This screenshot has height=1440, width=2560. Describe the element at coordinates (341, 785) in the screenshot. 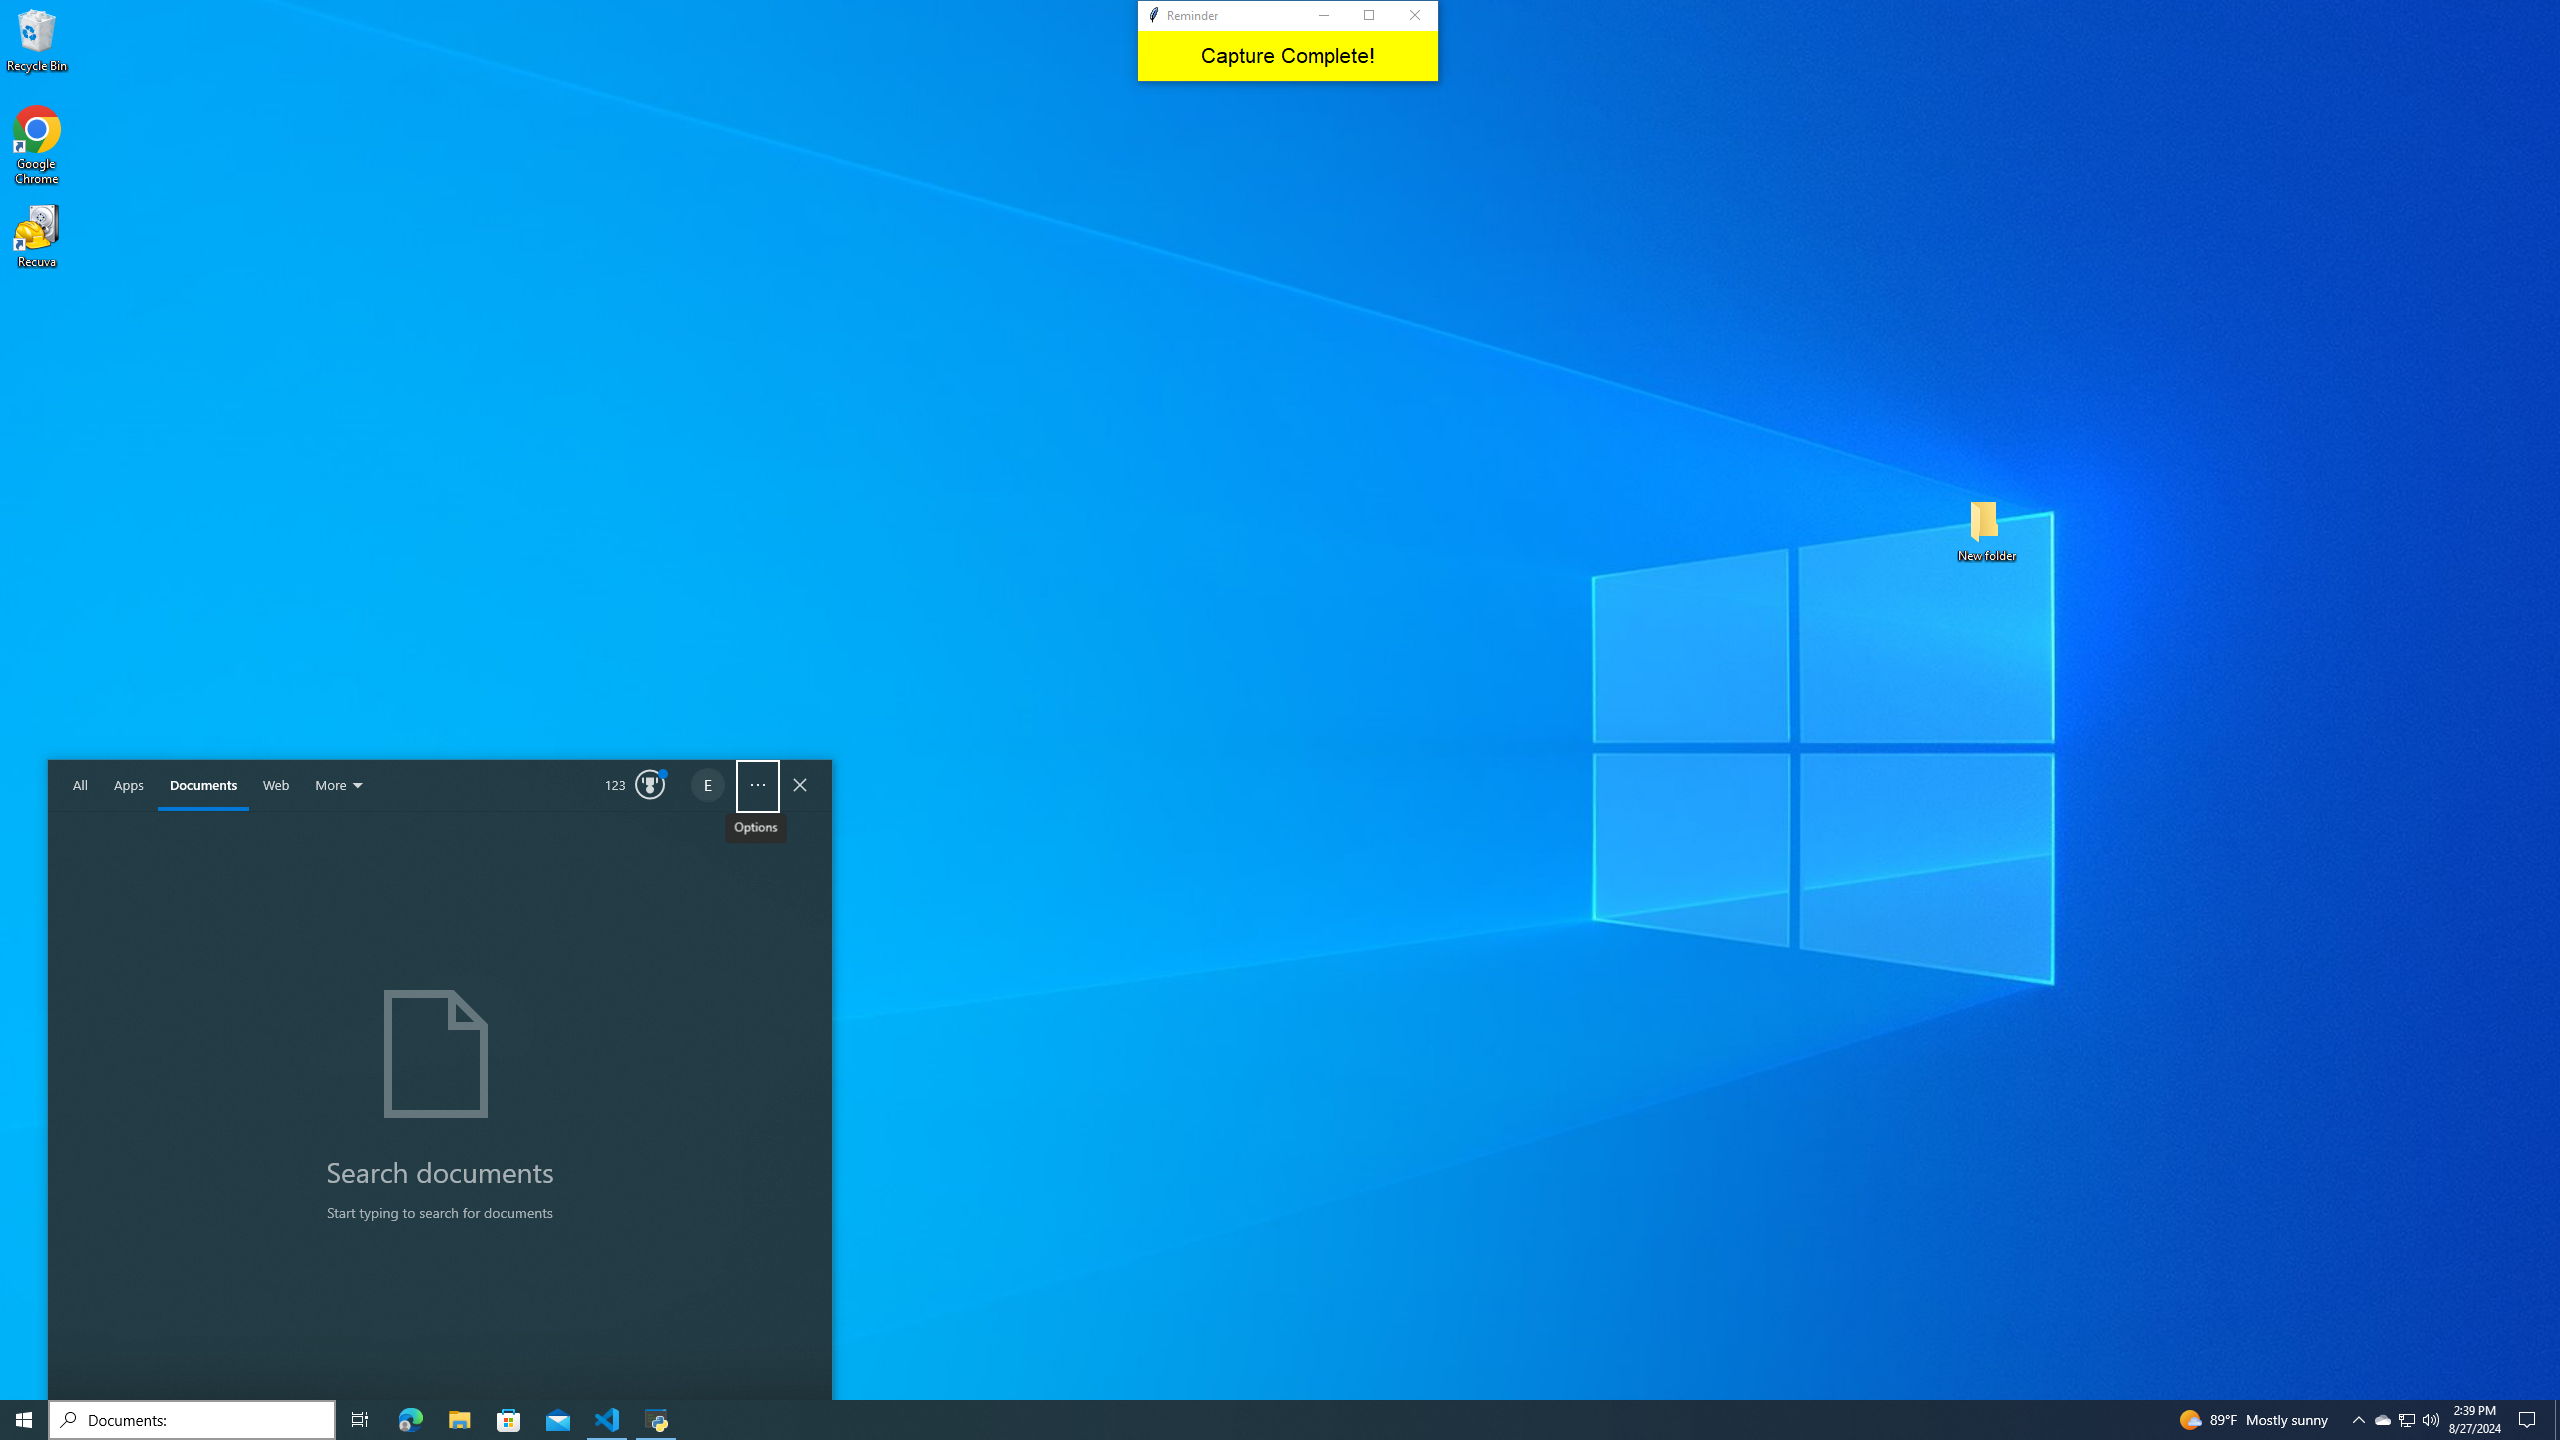

I see `'More'` at that location.